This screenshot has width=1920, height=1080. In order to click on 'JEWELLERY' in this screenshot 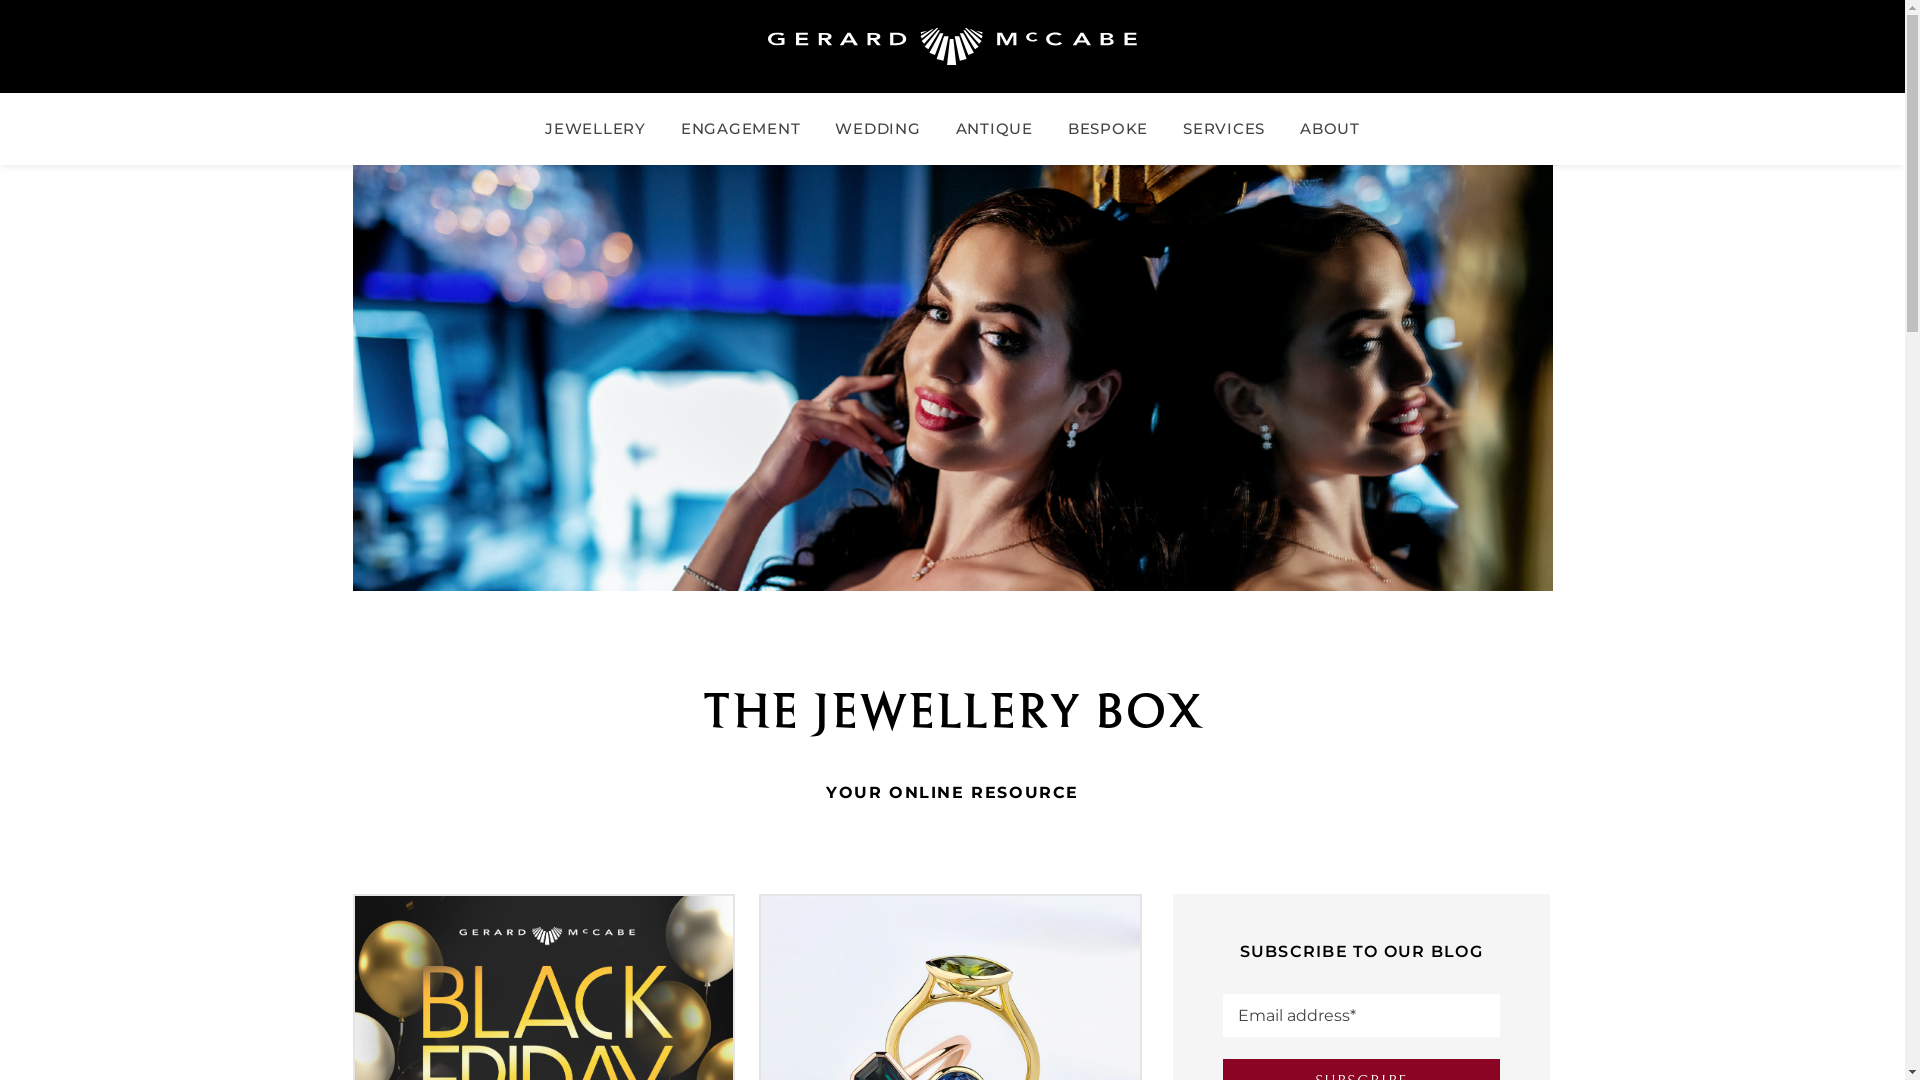, I will do `click(594, 128)`.